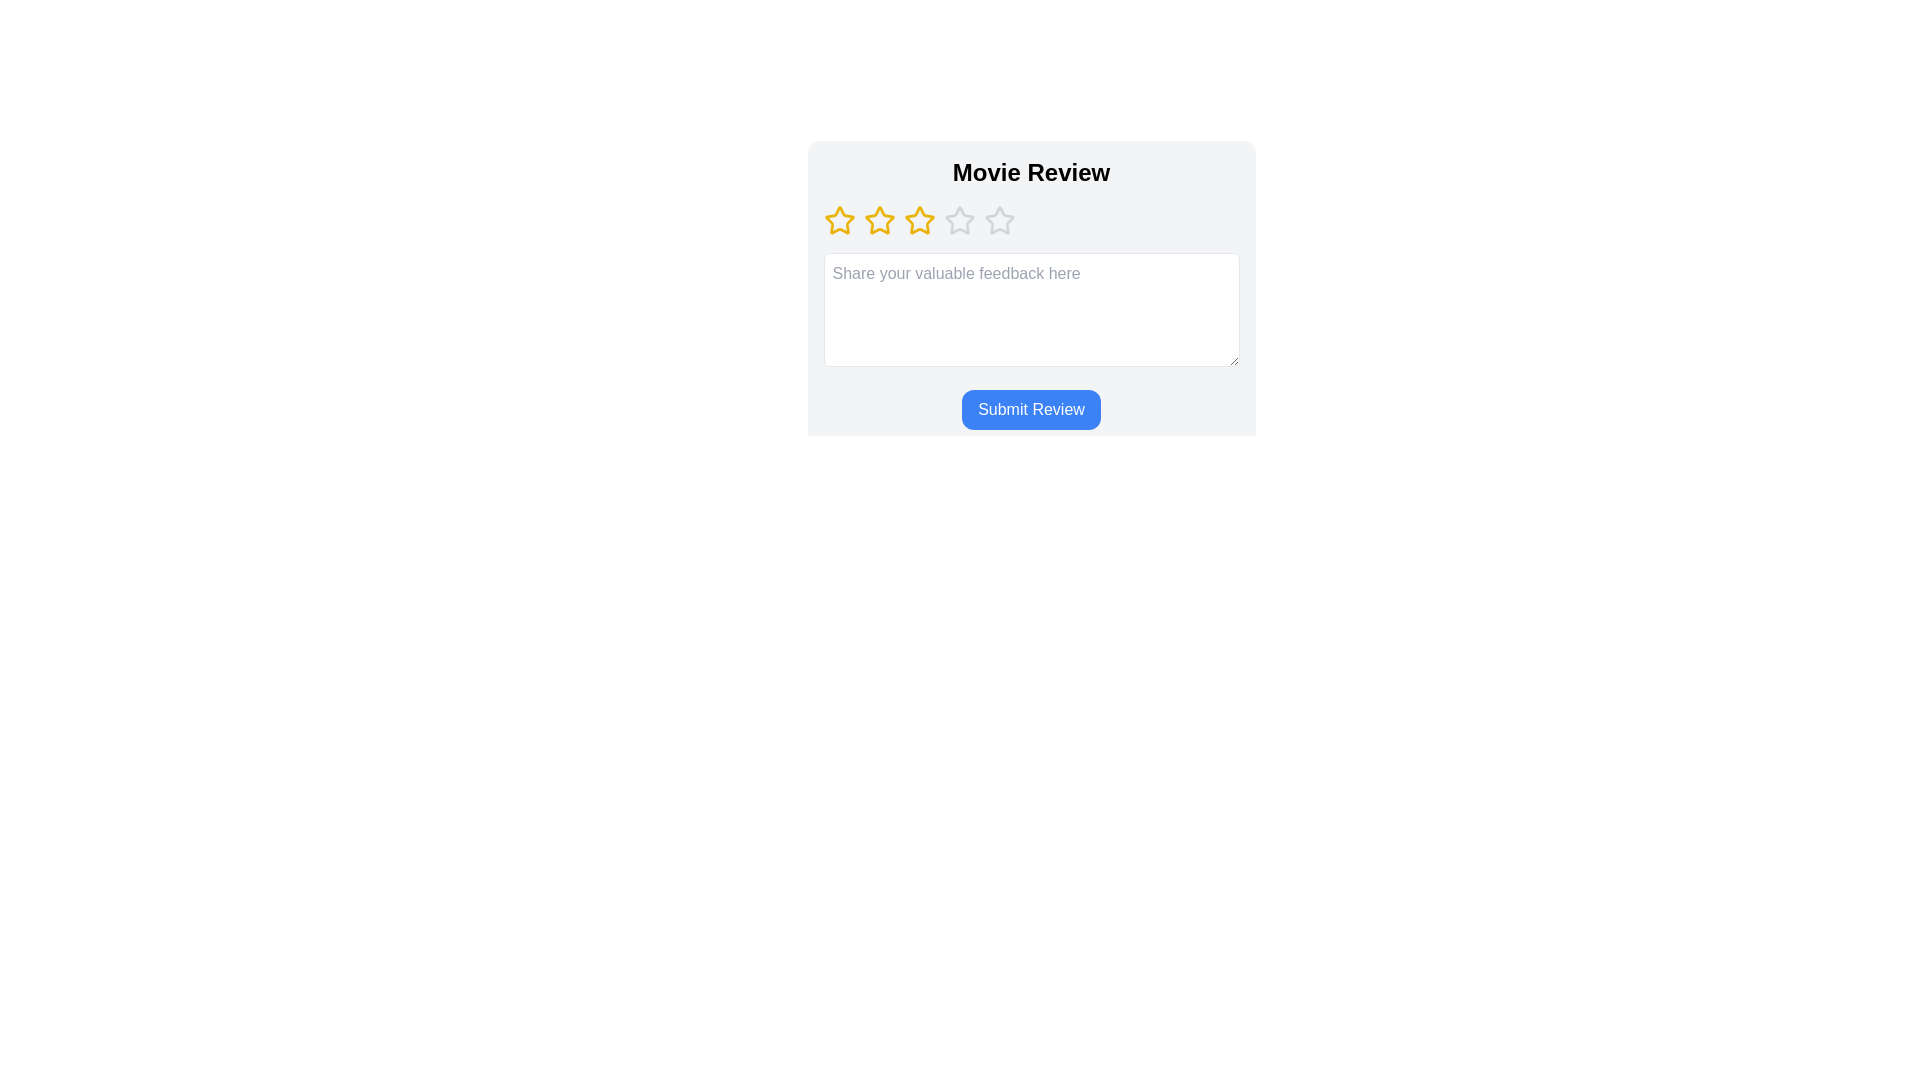 The width and height of the screenshot is (1920, 1080). Describe the element at coordinates (1031, 408) in the screenshot. I see `the 'Submit Review' button to submit the review` at that location.